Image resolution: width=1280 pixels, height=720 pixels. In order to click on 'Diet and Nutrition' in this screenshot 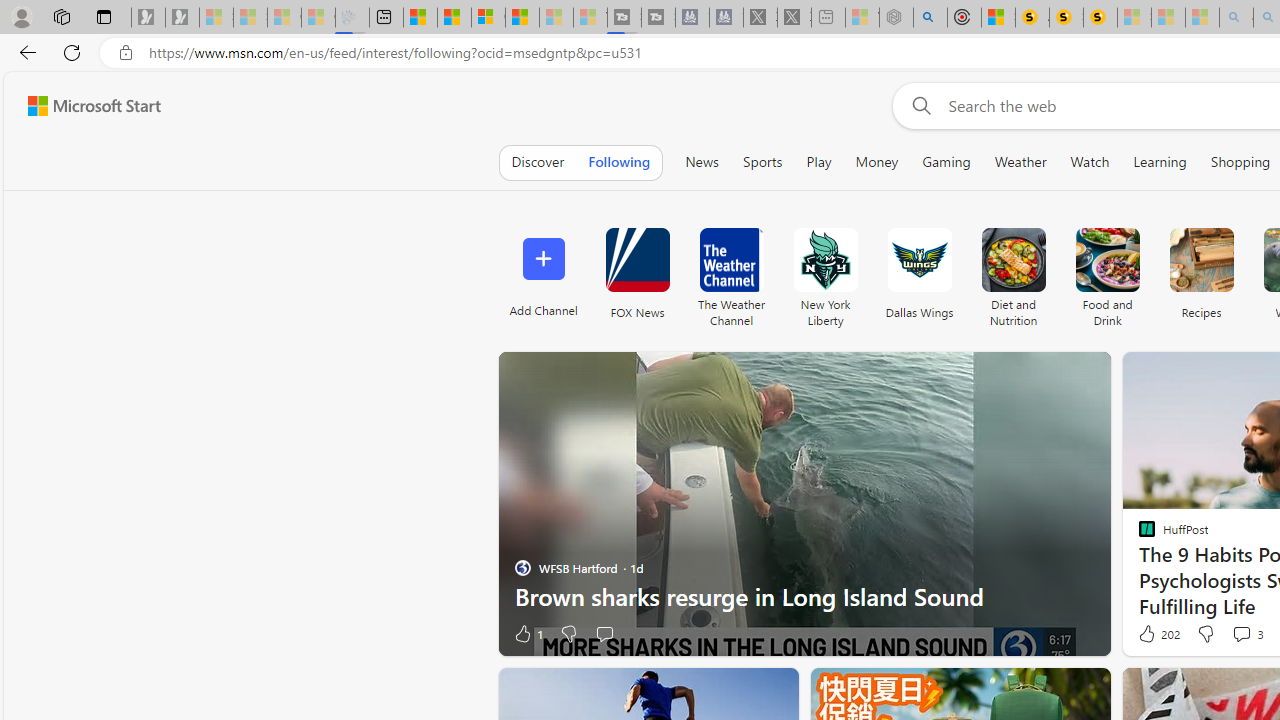, I will do `click(1013, 272)`.